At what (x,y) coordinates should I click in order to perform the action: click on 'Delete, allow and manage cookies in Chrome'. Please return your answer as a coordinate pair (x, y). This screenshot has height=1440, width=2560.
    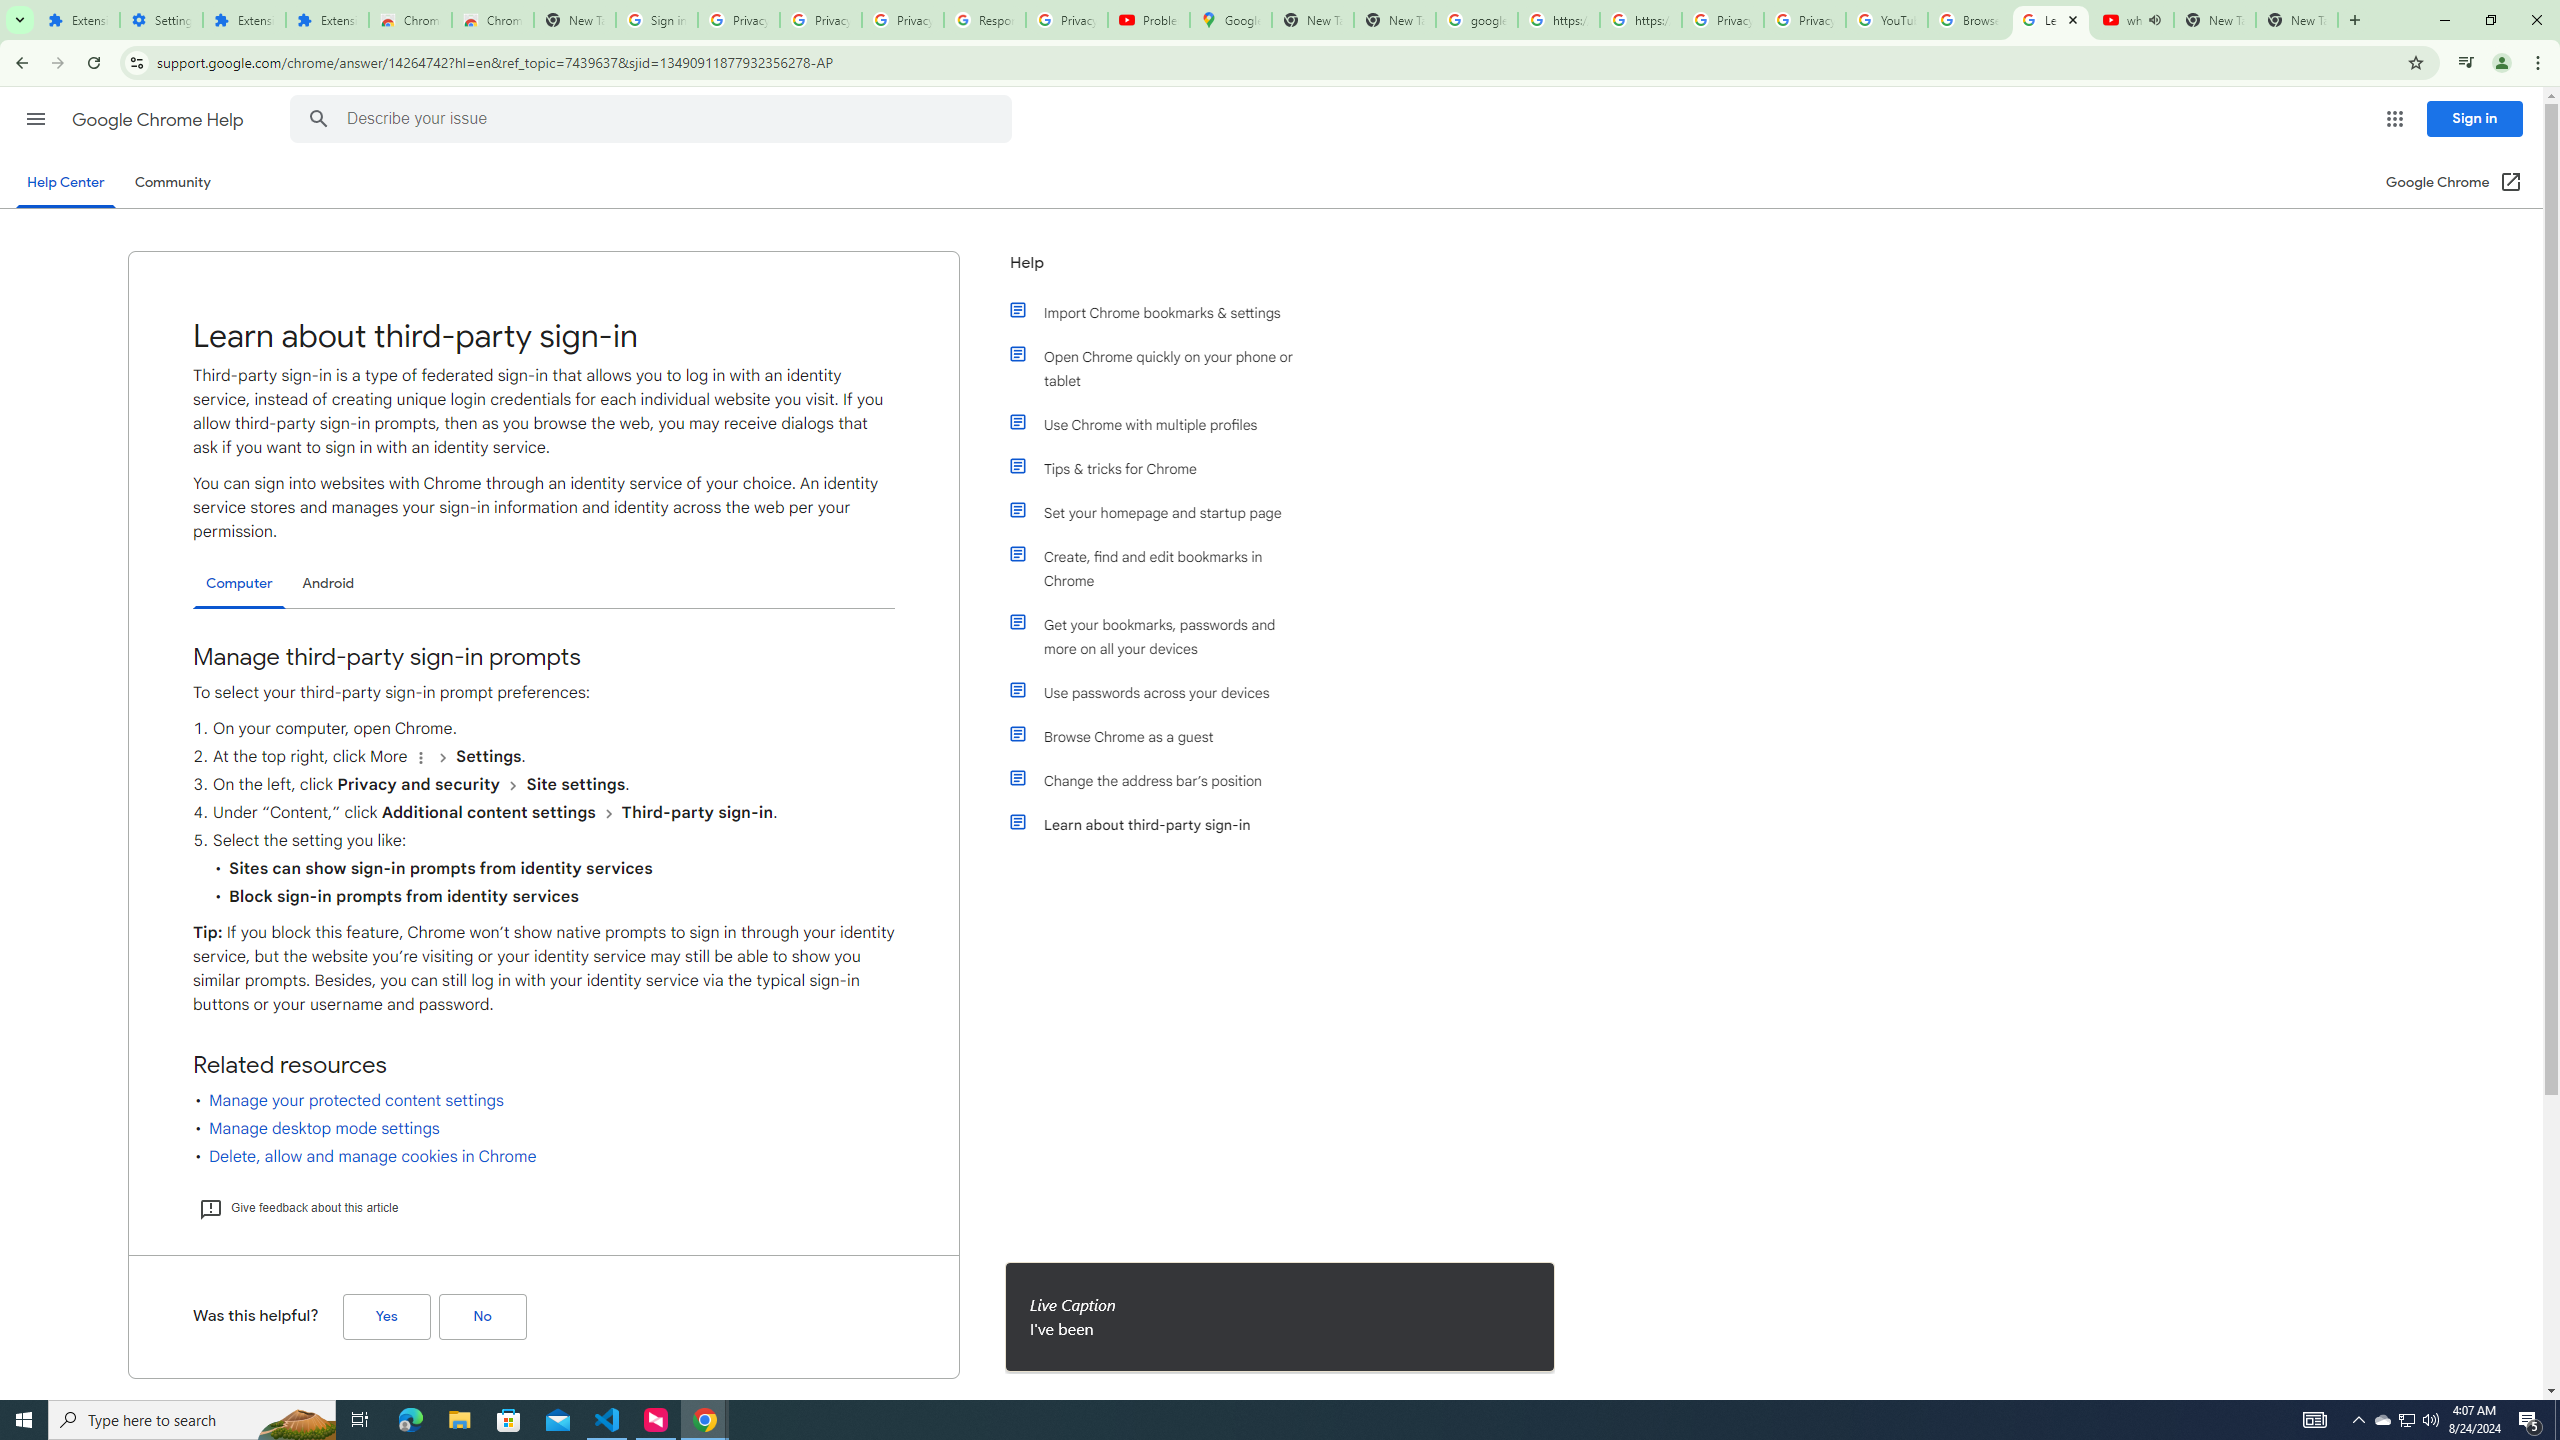
    Looking at the image, I should click on (372, 1156).